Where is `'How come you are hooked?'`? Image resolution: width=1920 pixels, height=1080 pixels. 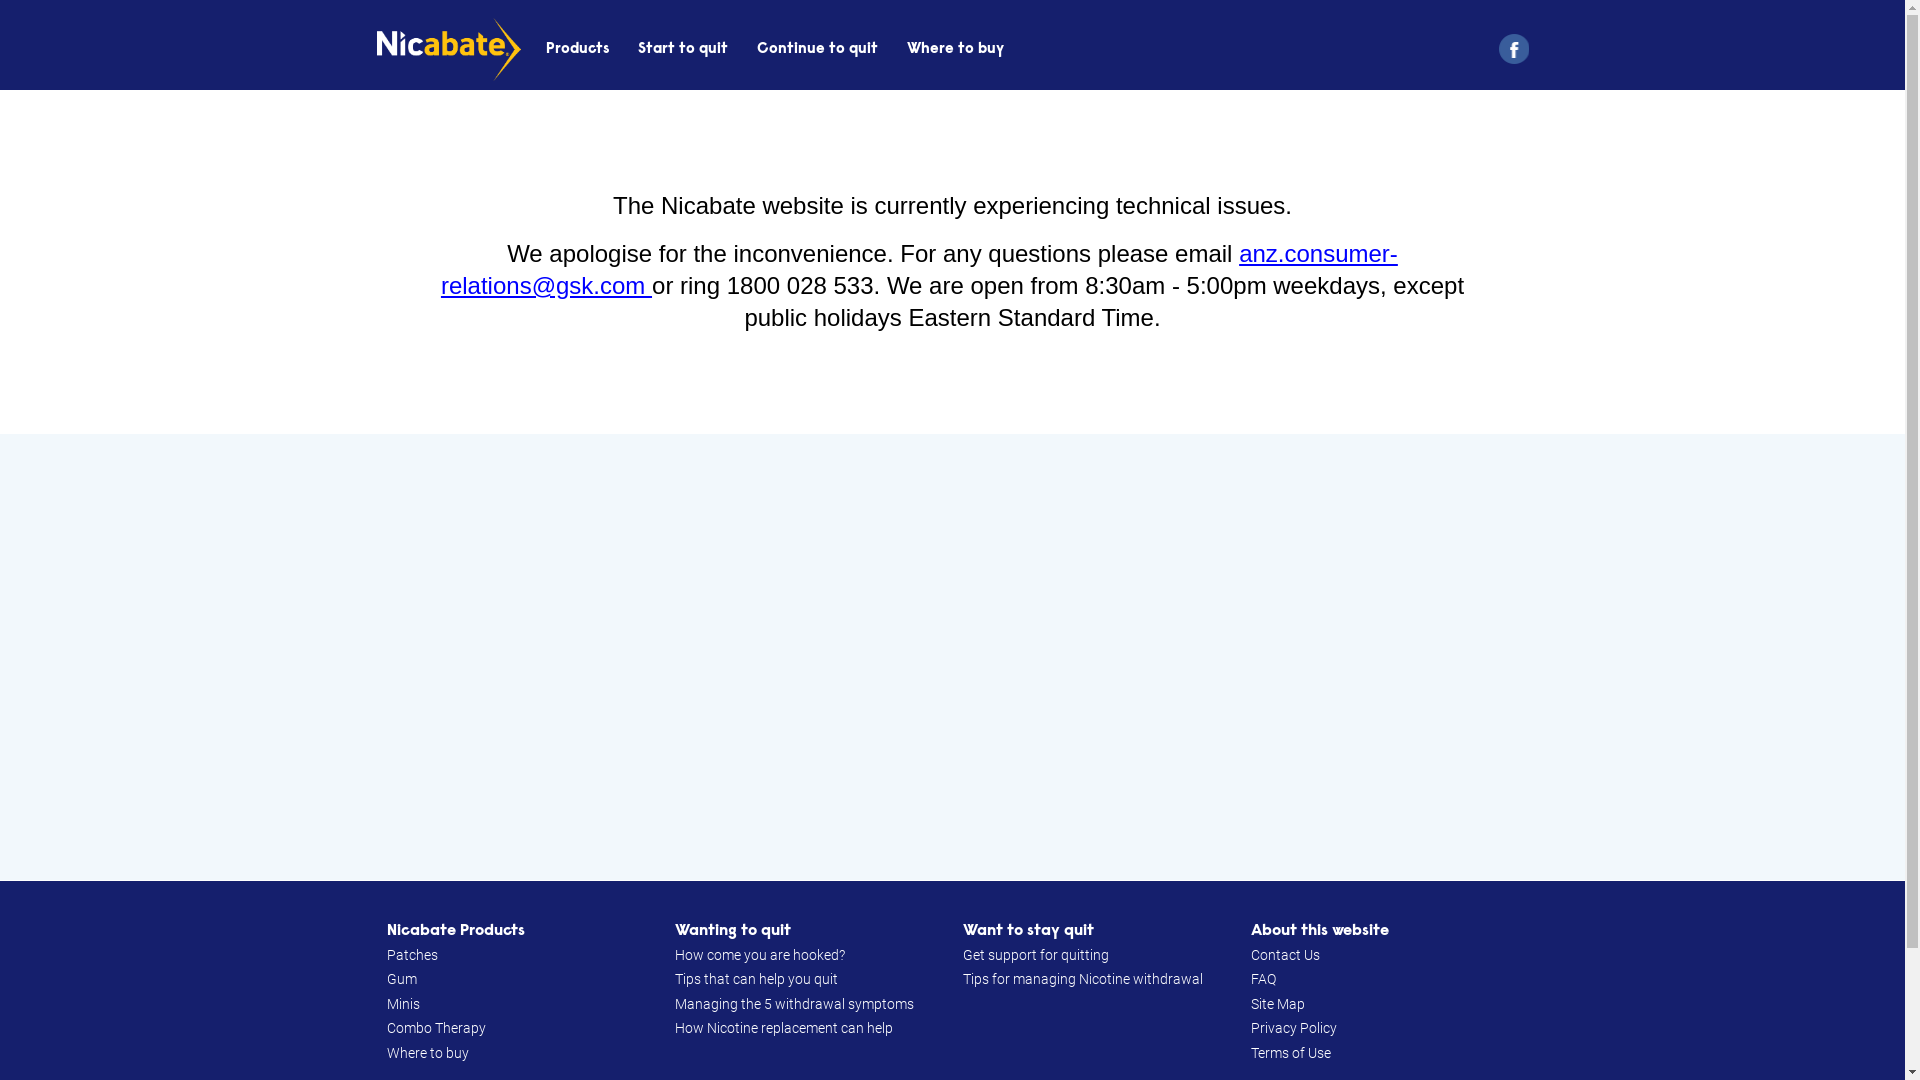 'How come you are hooked?' is located at coordinates (757, 954).